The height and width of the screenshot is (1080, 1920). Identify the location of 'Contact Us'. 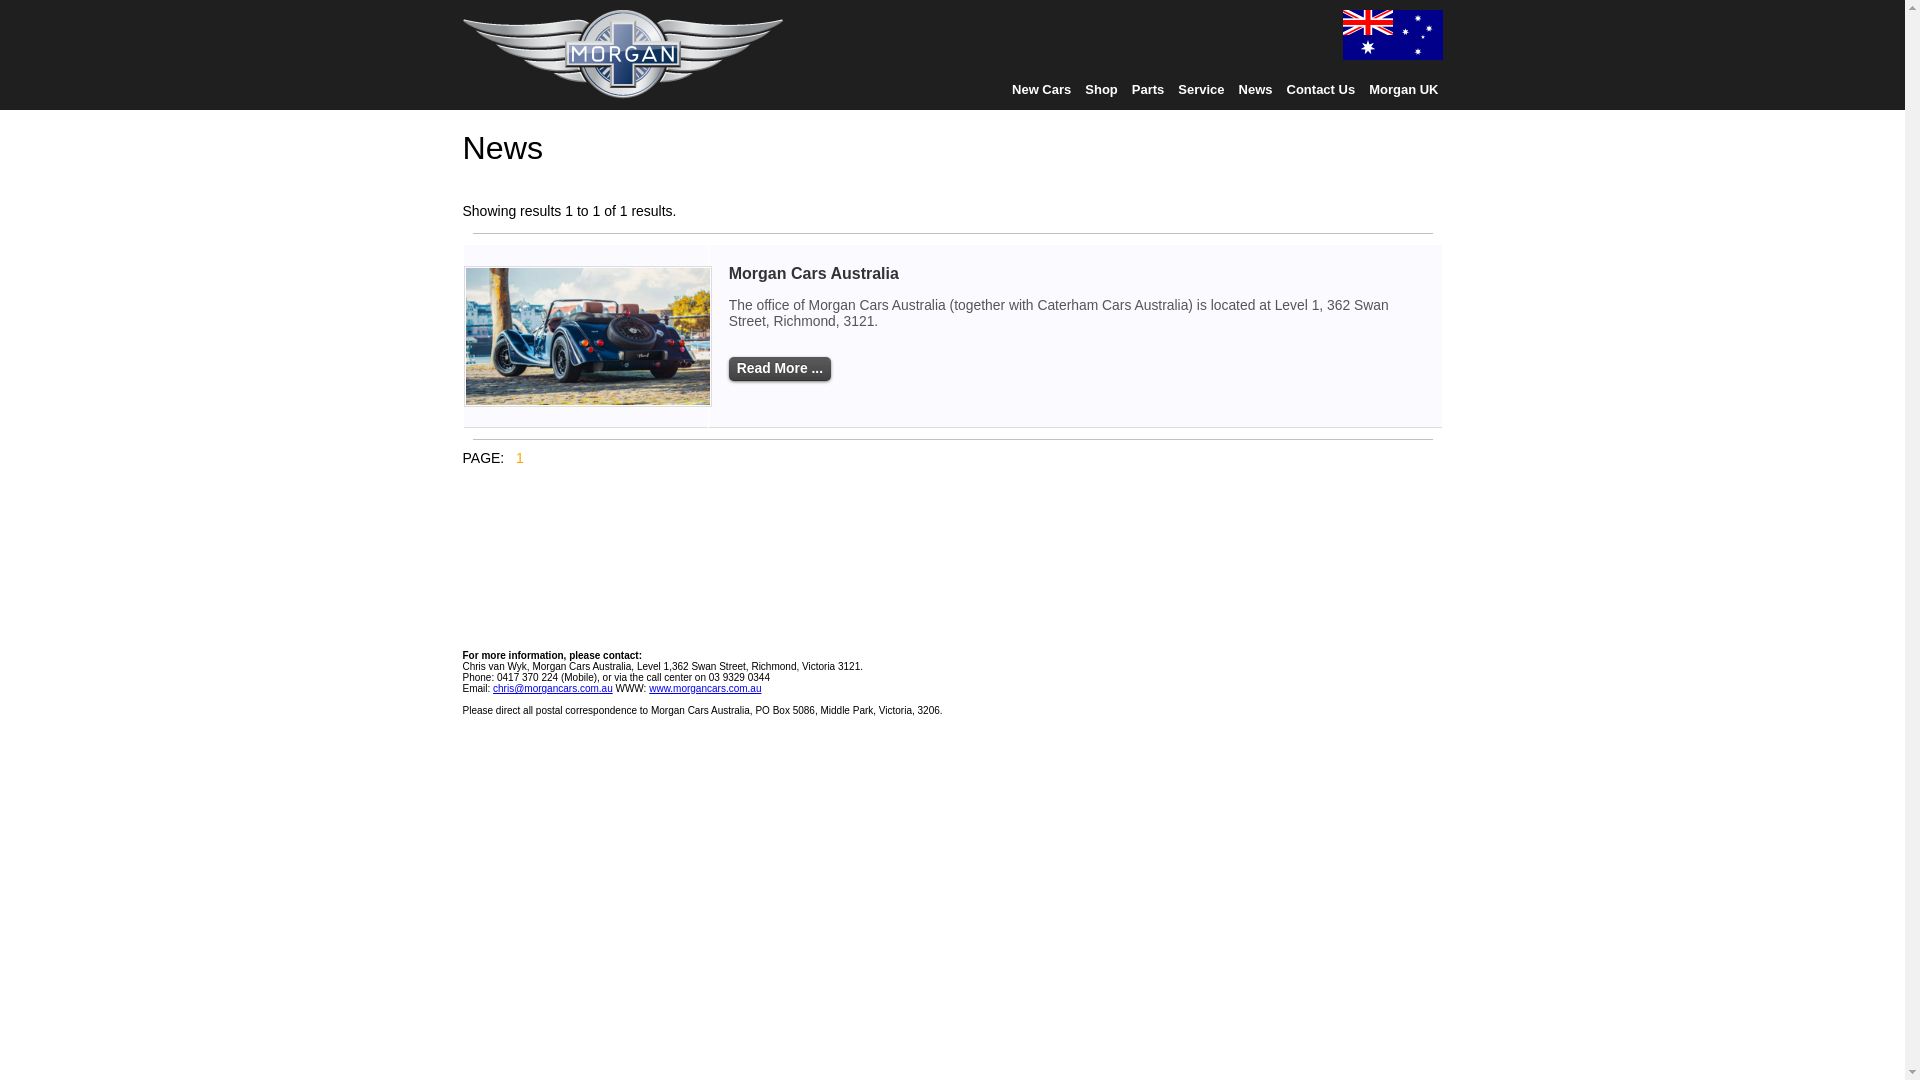
(1321, 88).